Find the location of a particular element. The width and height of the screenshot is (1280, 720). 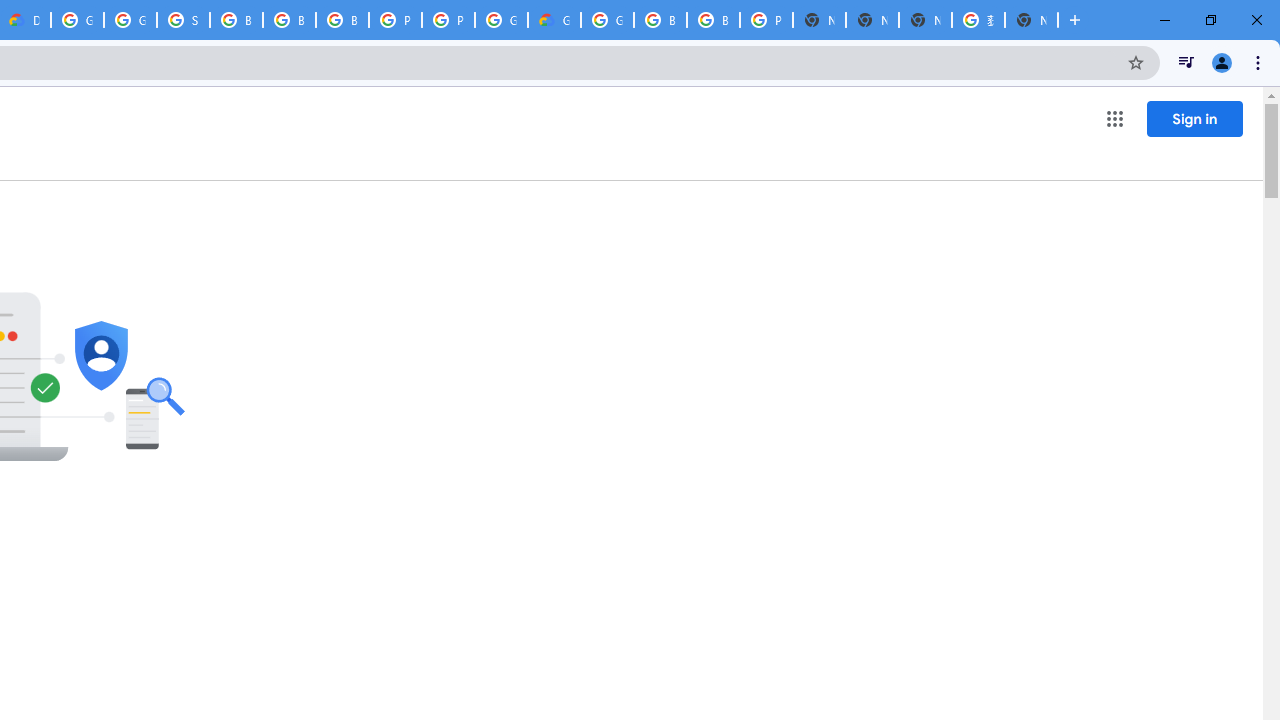

'Google Cloud Platform' is located at coordinates (501, 20).